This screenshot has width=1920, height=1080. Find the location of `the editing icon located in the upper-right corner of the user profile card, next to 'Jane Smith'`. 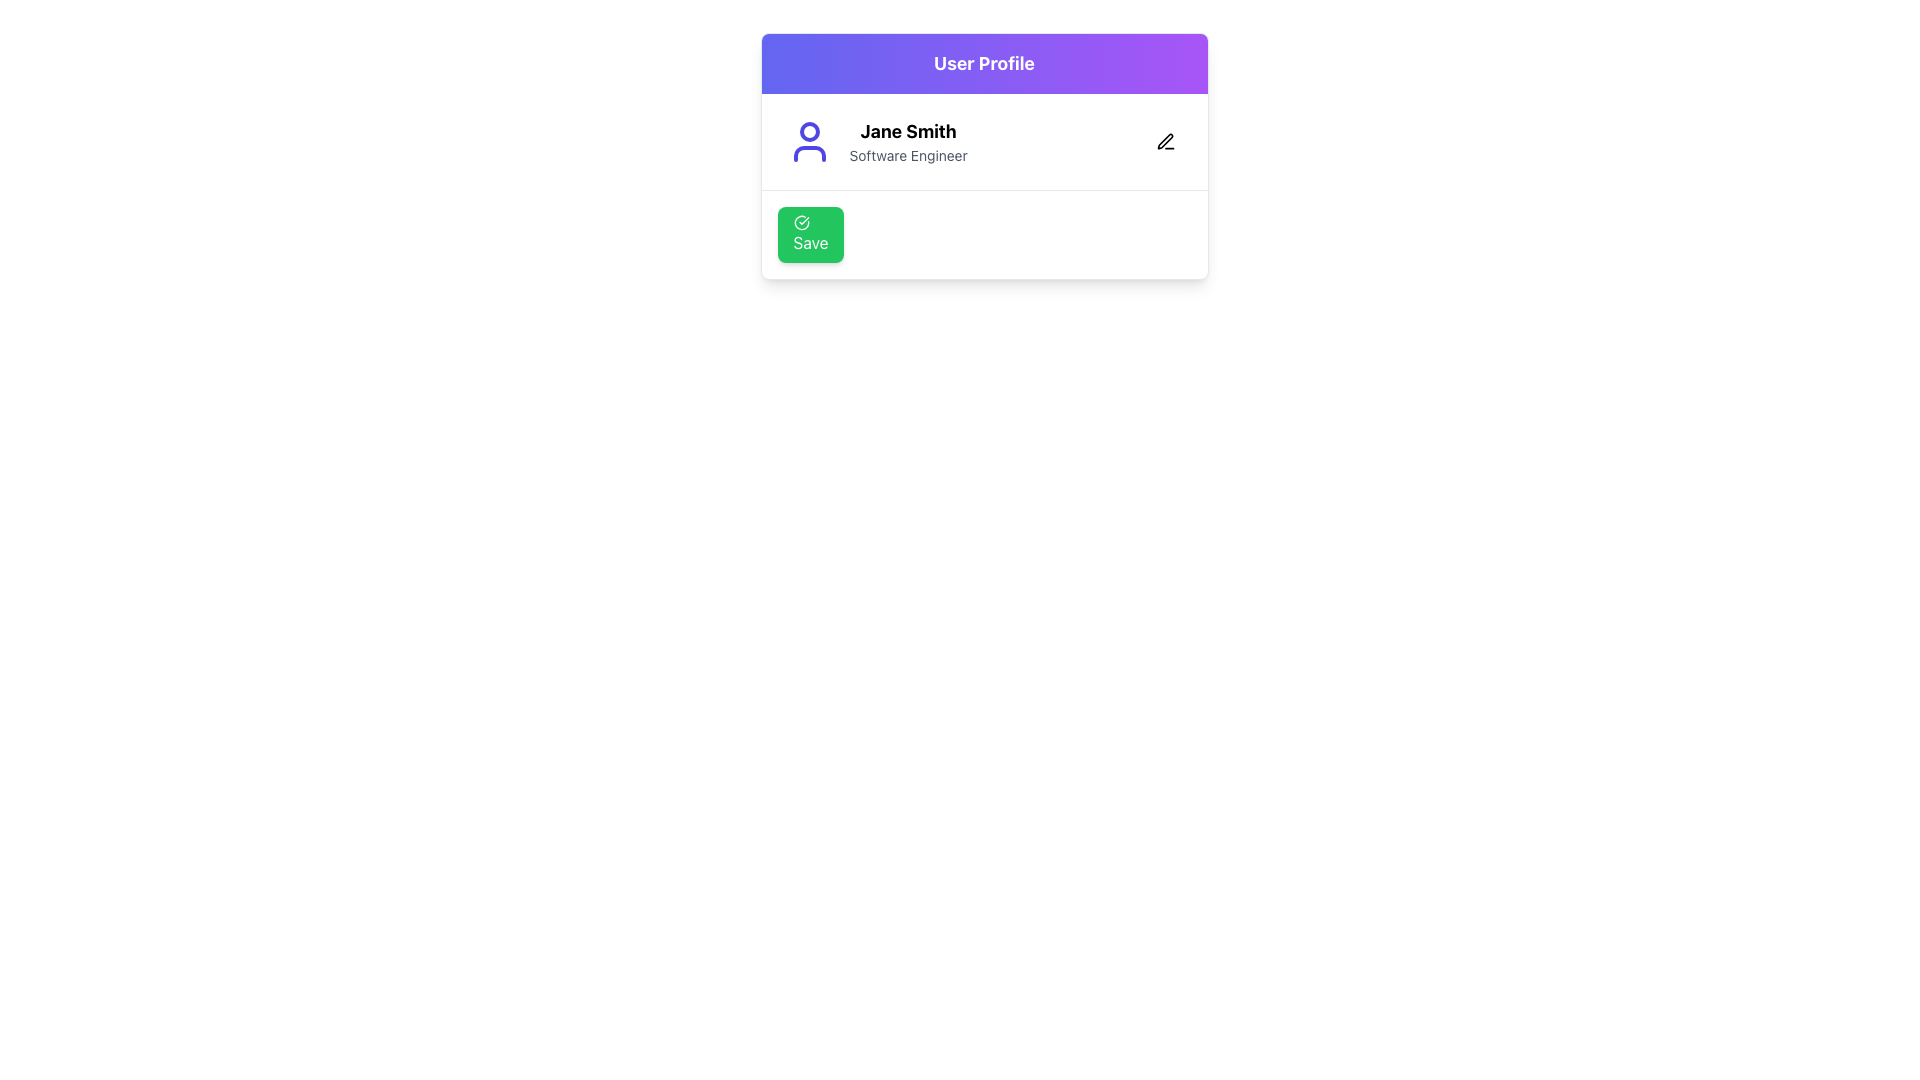

the editing icon located in the upper-right corner of the user profile card, next to 'Jane Smith' is located at coordinates (1165, 141).